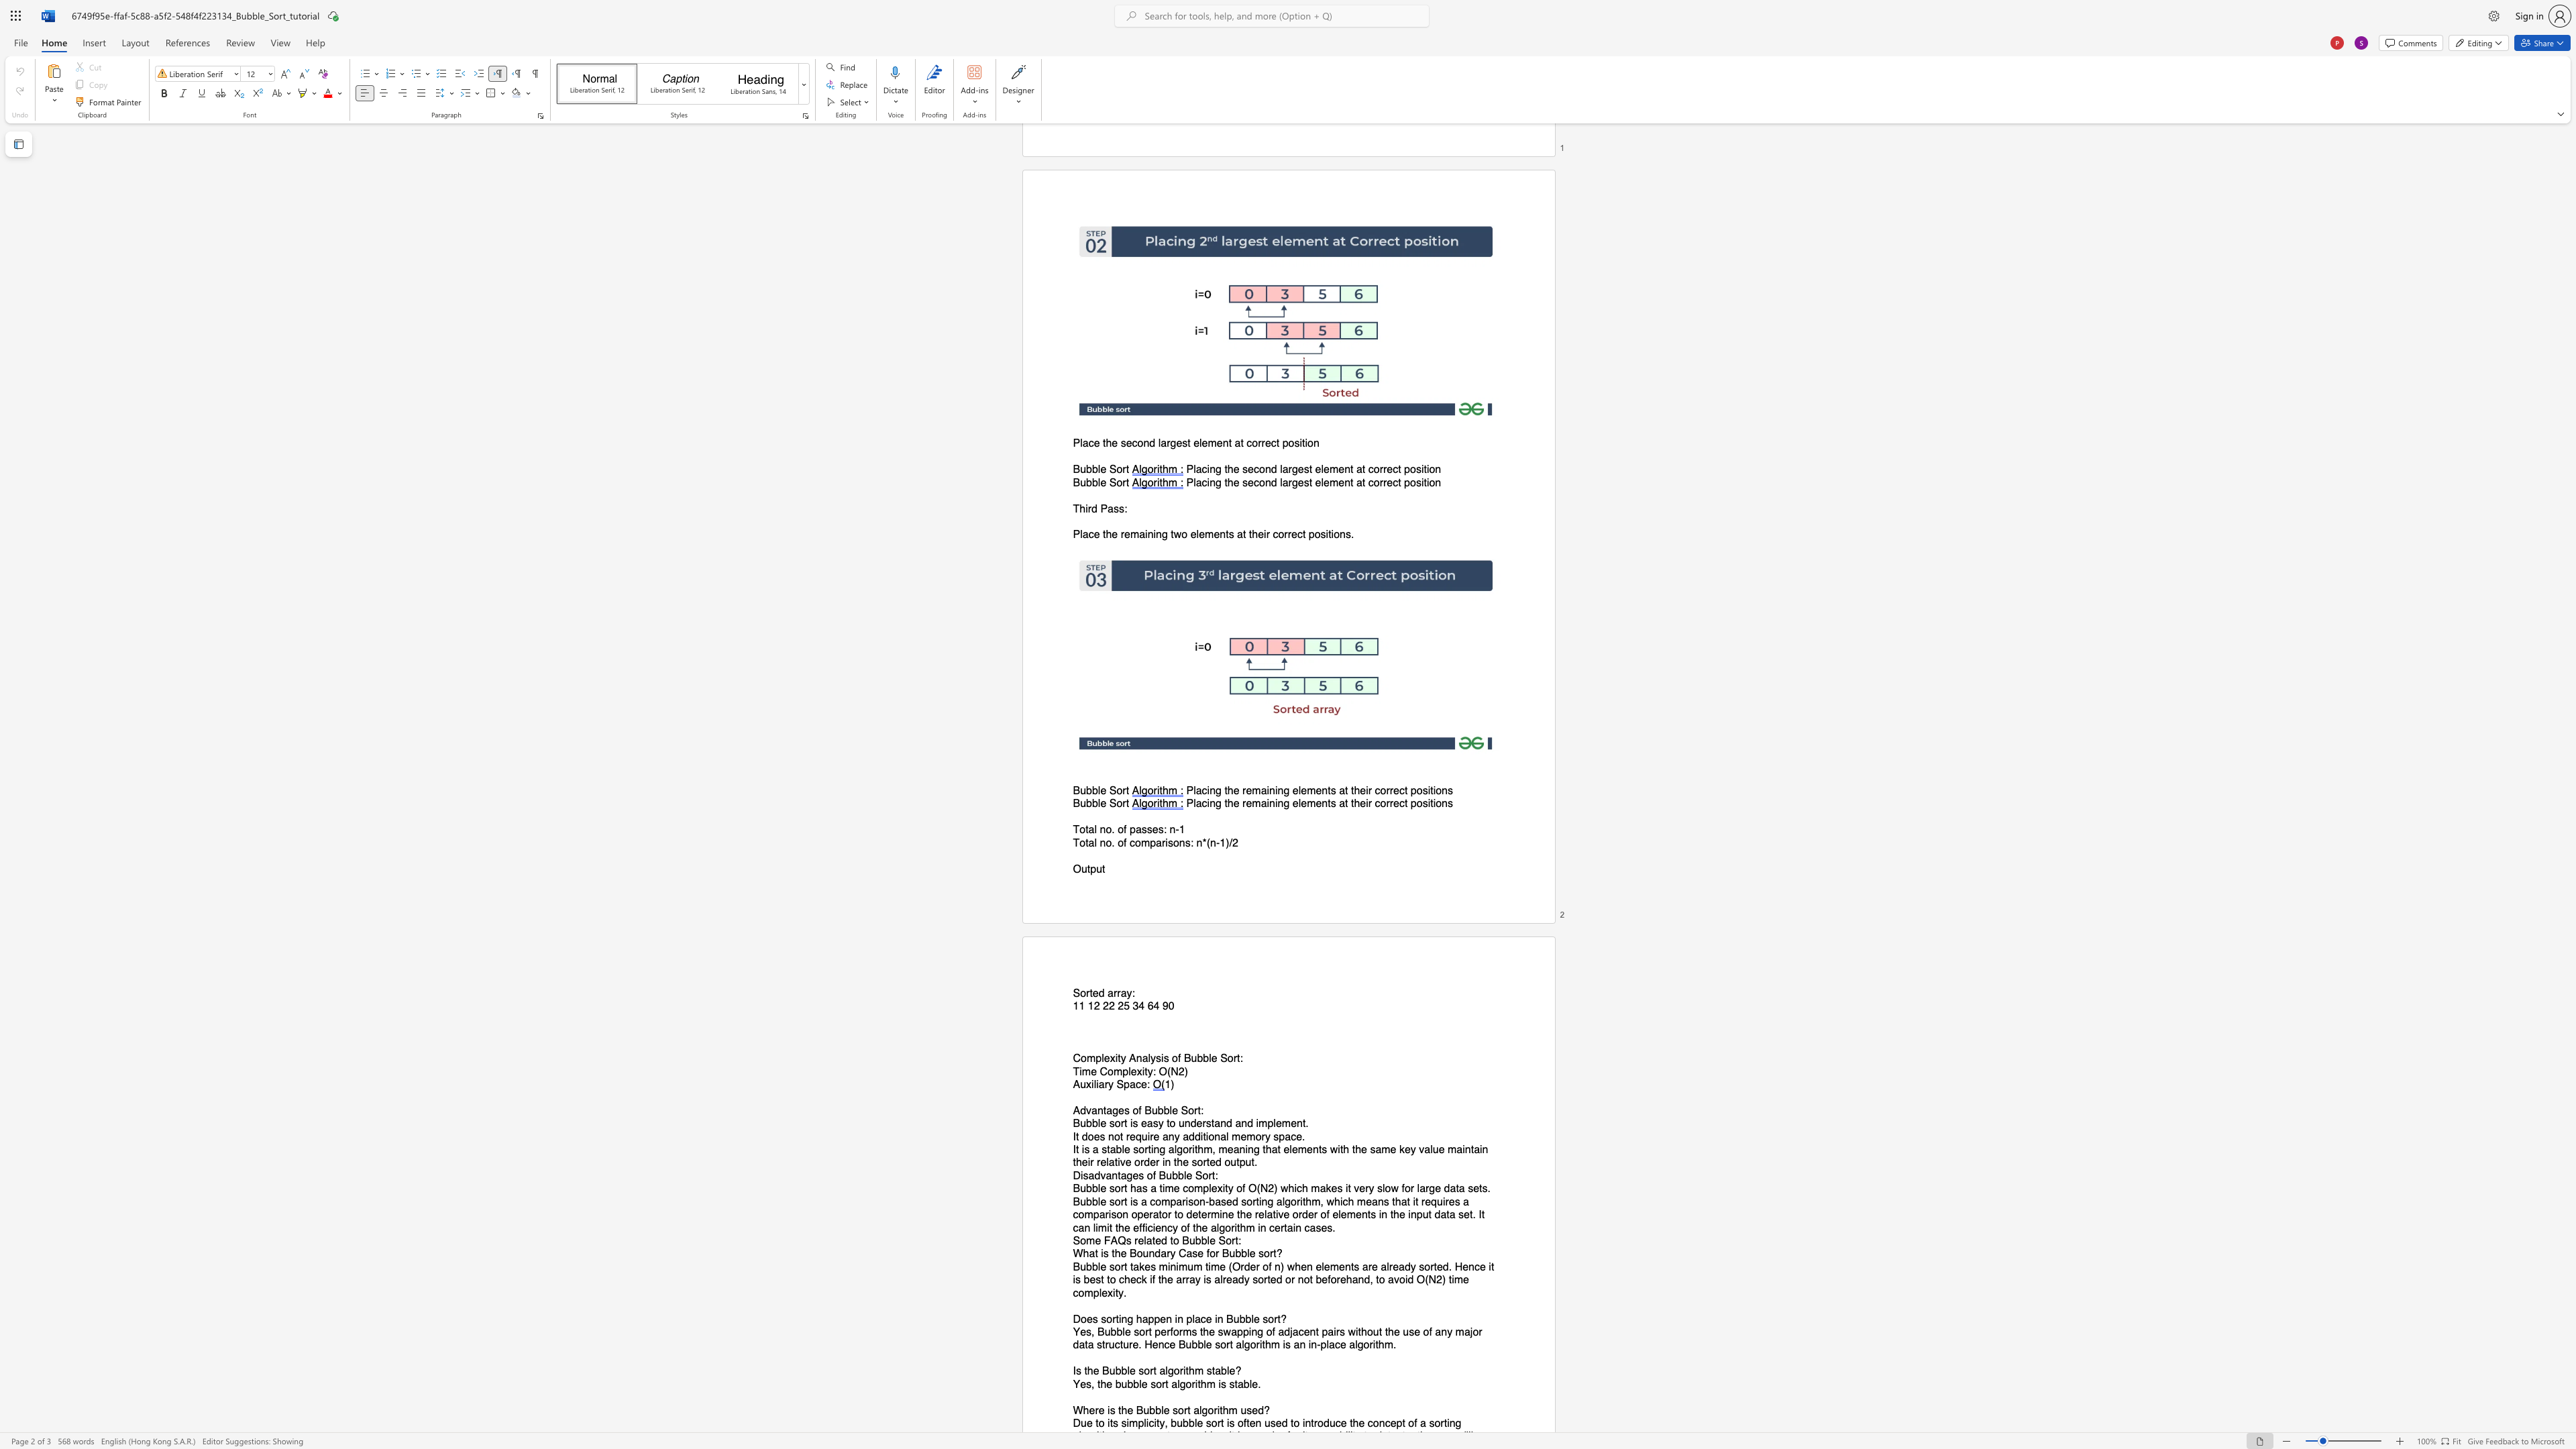 The image size is (2576, 1449). What do you see at coordinates (1161, 1409) in the screenshot?
I see `the 1th character "l" in the text` at bounding box center [1161, 1409].